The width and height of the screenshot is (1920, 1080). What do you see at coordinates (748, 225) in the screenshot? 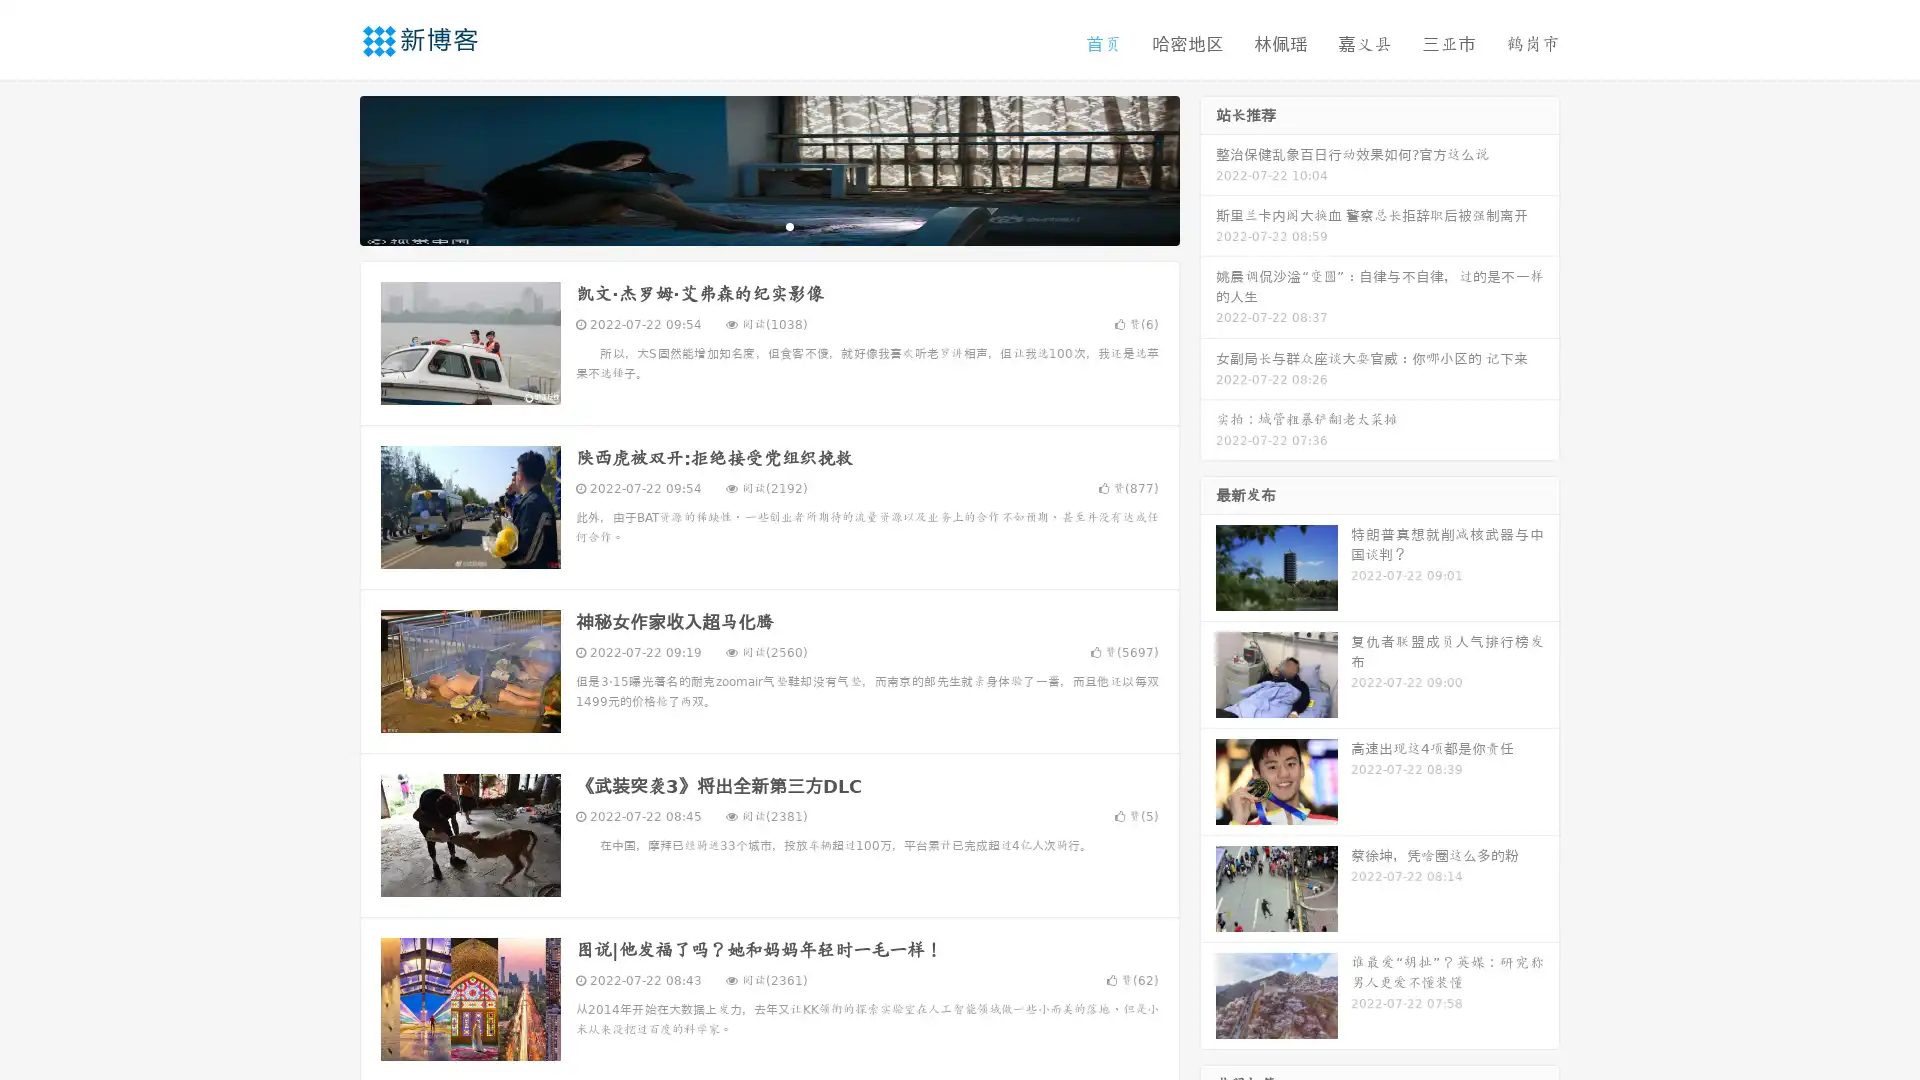
I see `Go to slide 1` at bounding box center [748, 225].